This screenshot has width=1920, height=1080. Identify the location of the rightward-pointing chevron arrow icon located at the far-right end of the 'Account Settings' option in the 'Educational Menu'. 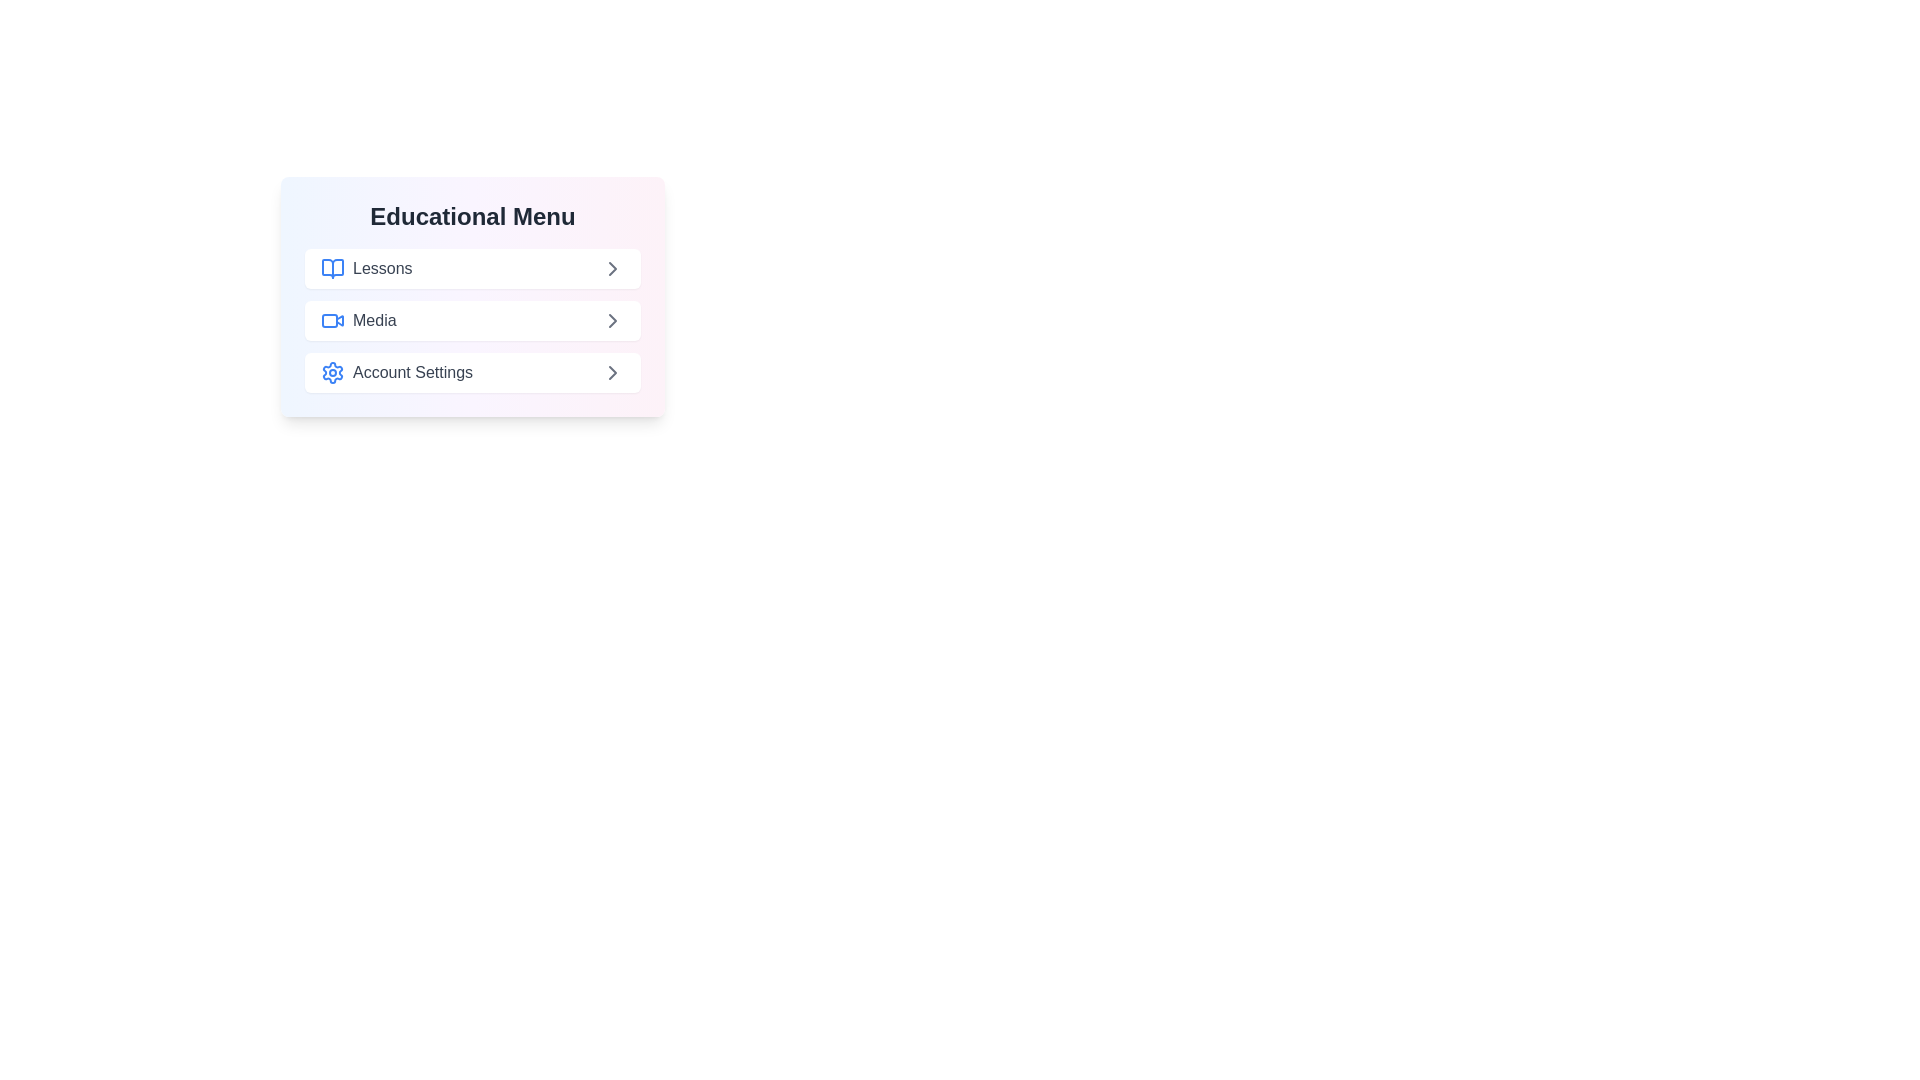
(612, 373).